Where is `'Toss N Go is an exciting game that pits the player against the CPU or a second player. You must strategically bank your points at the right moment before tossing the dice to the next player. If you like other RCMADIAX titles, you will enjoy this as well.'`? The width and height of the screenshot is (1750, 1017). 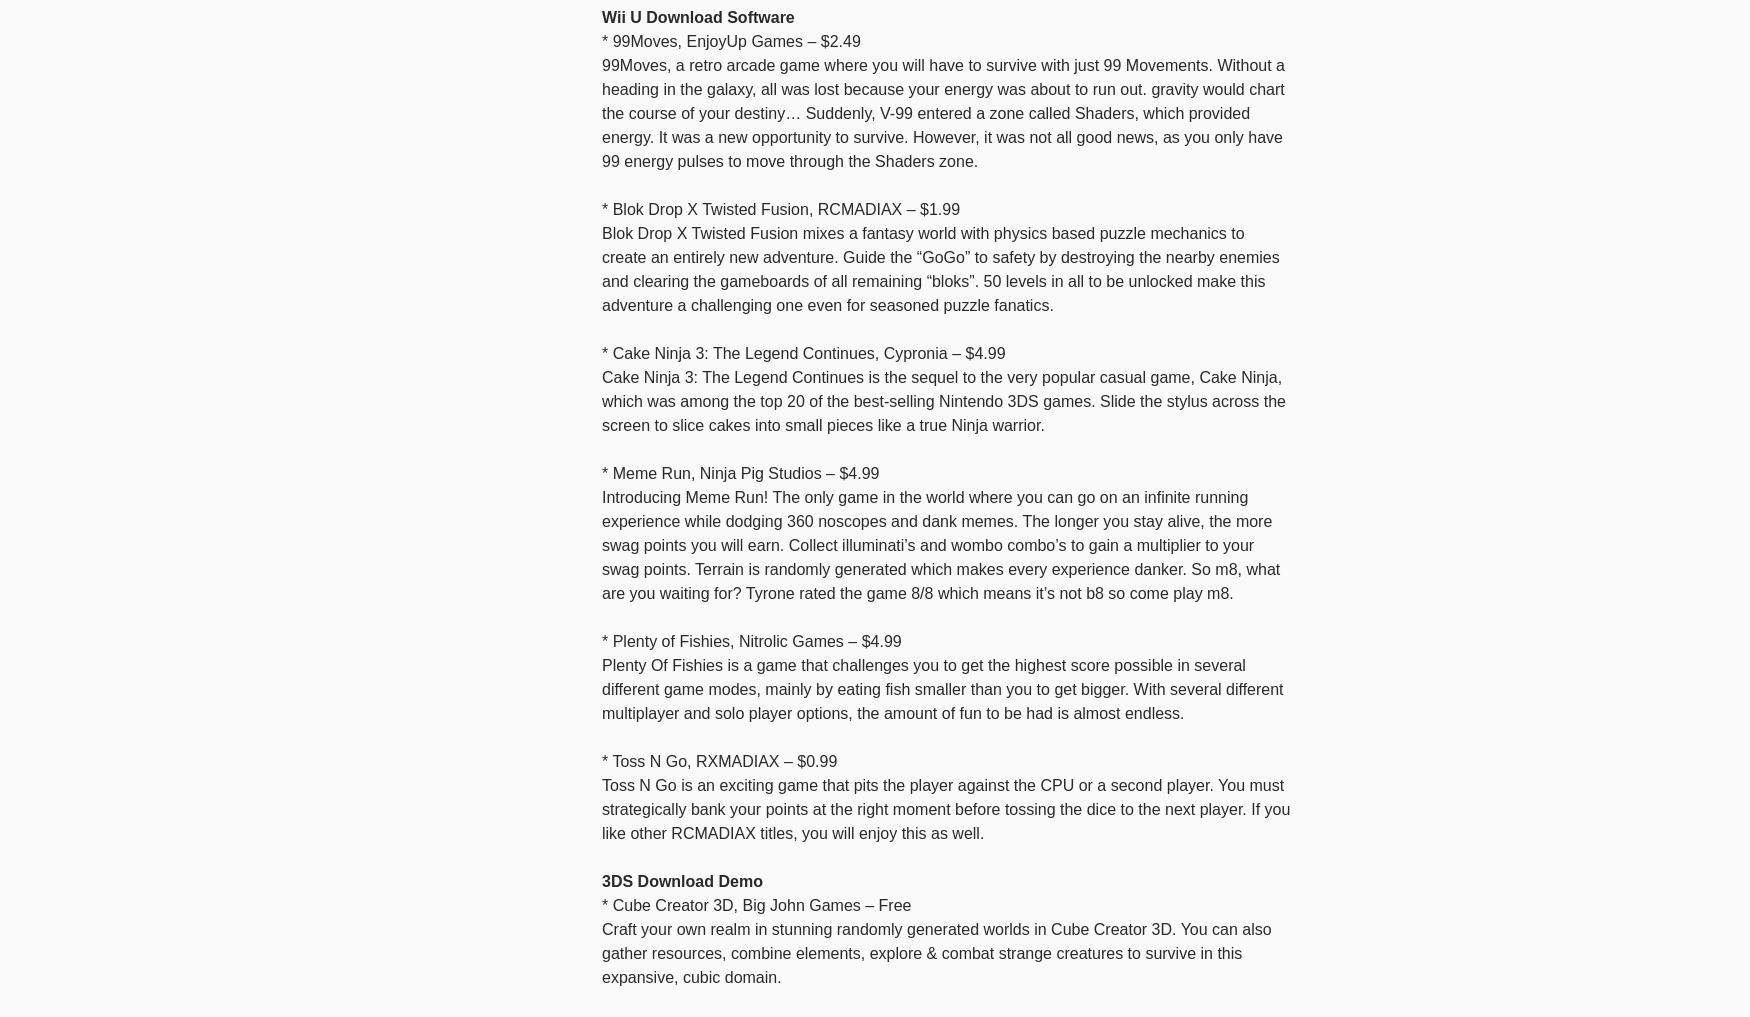
'Toss N Go is an exciting game that pits the player against the CPU or a second player. You must strategically bank your points at the right moment before tossing the dice to the next player. If you like other RCMADIAX titles, you will enjoy this as well.' is located at coordinates (946, 807).